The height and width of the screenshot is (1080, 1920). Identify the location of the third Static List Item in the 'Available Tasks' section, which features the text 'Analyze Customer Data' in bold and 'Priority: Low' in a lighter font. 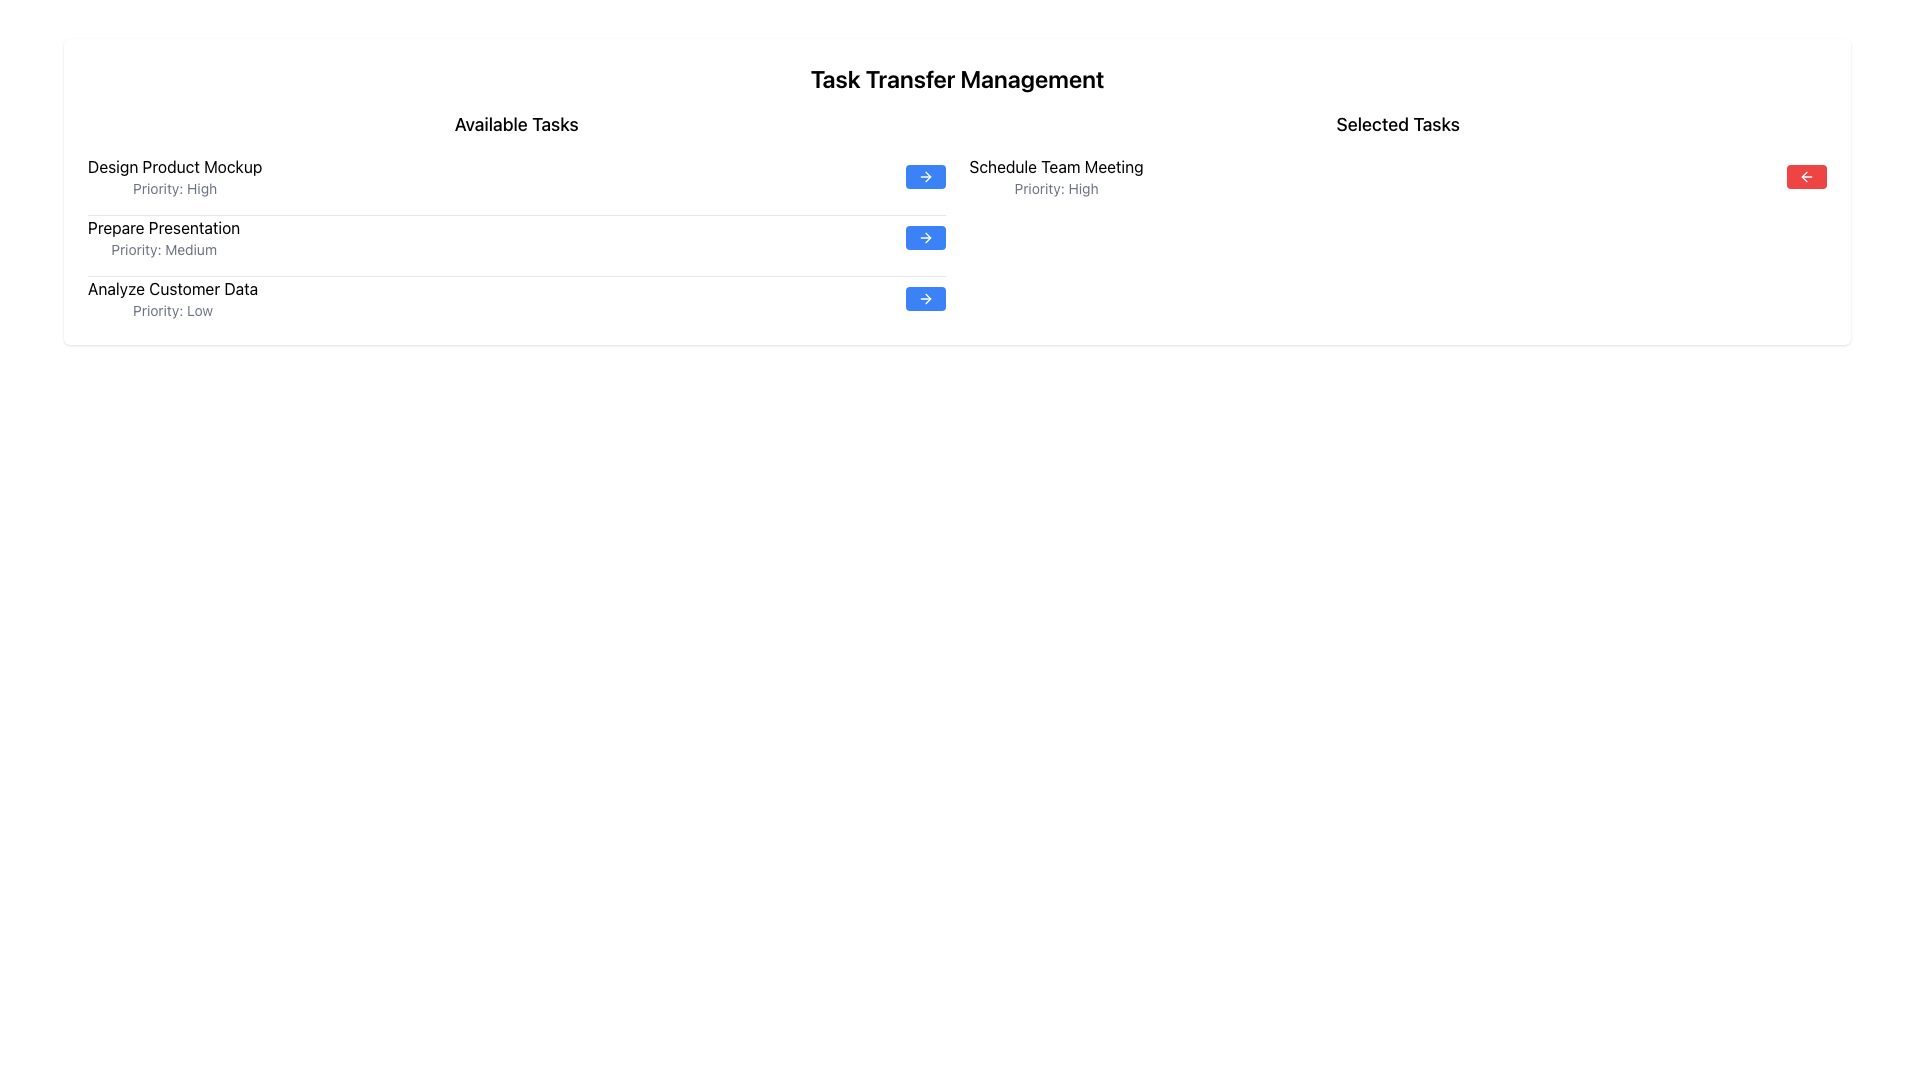
(172, 299).